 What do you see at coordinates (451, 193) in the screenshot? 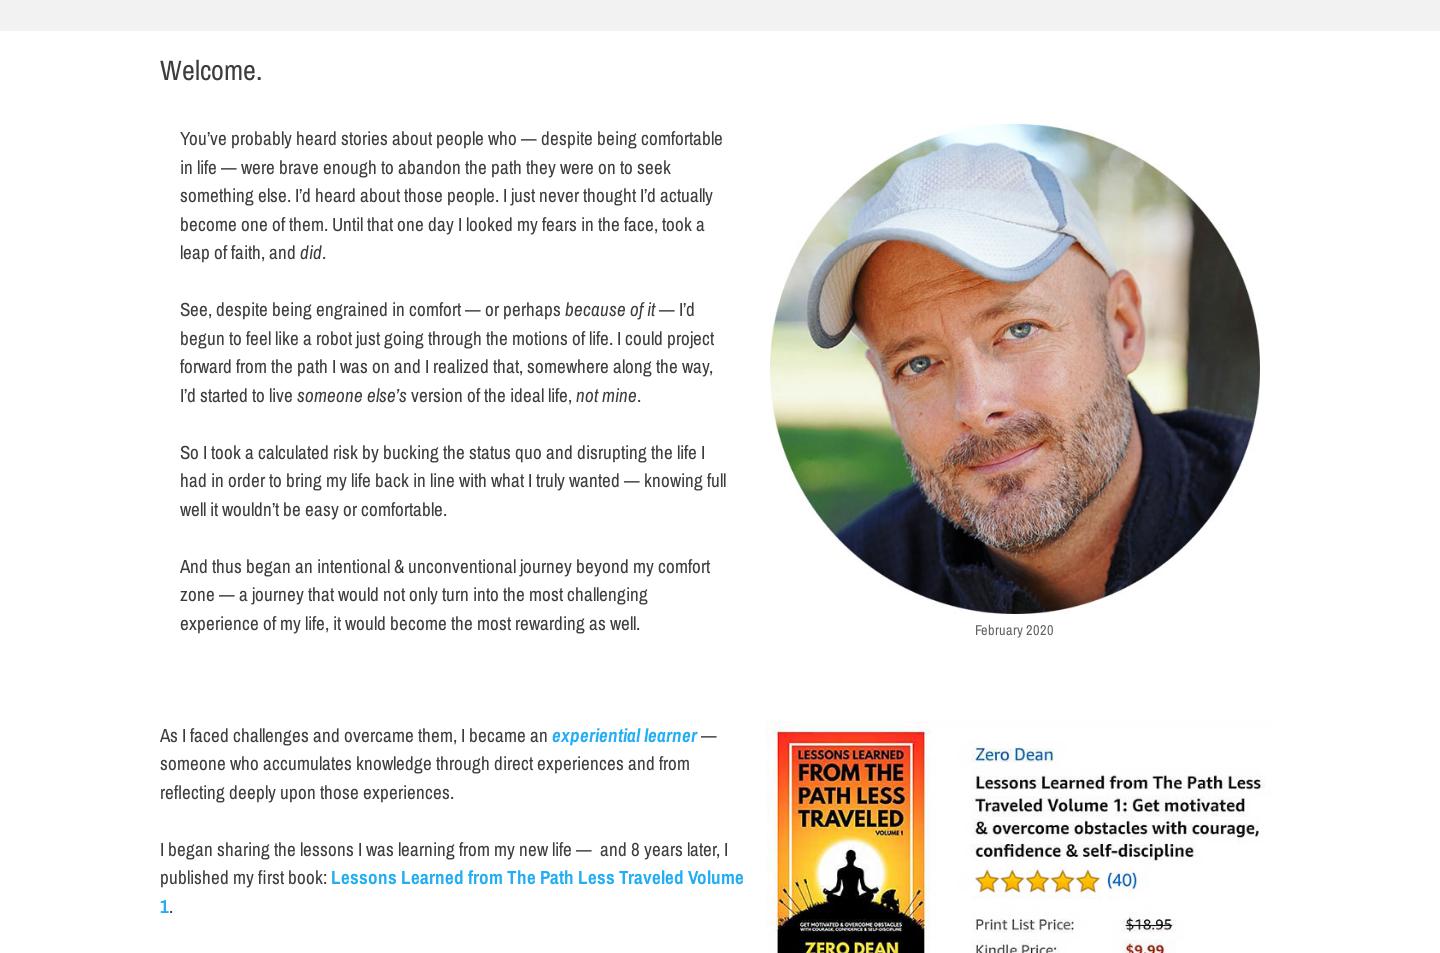
I see `'You’ve probably heard stories about people who — despite being comfortable in life — were brave enough to abandon the path they were on to seek something else. I’d heard about those people. I just never thought I’d actually become one of them. Until that one day I looked my fears in the face, took a leap of faith, and'` at bounding box center [451, 193].